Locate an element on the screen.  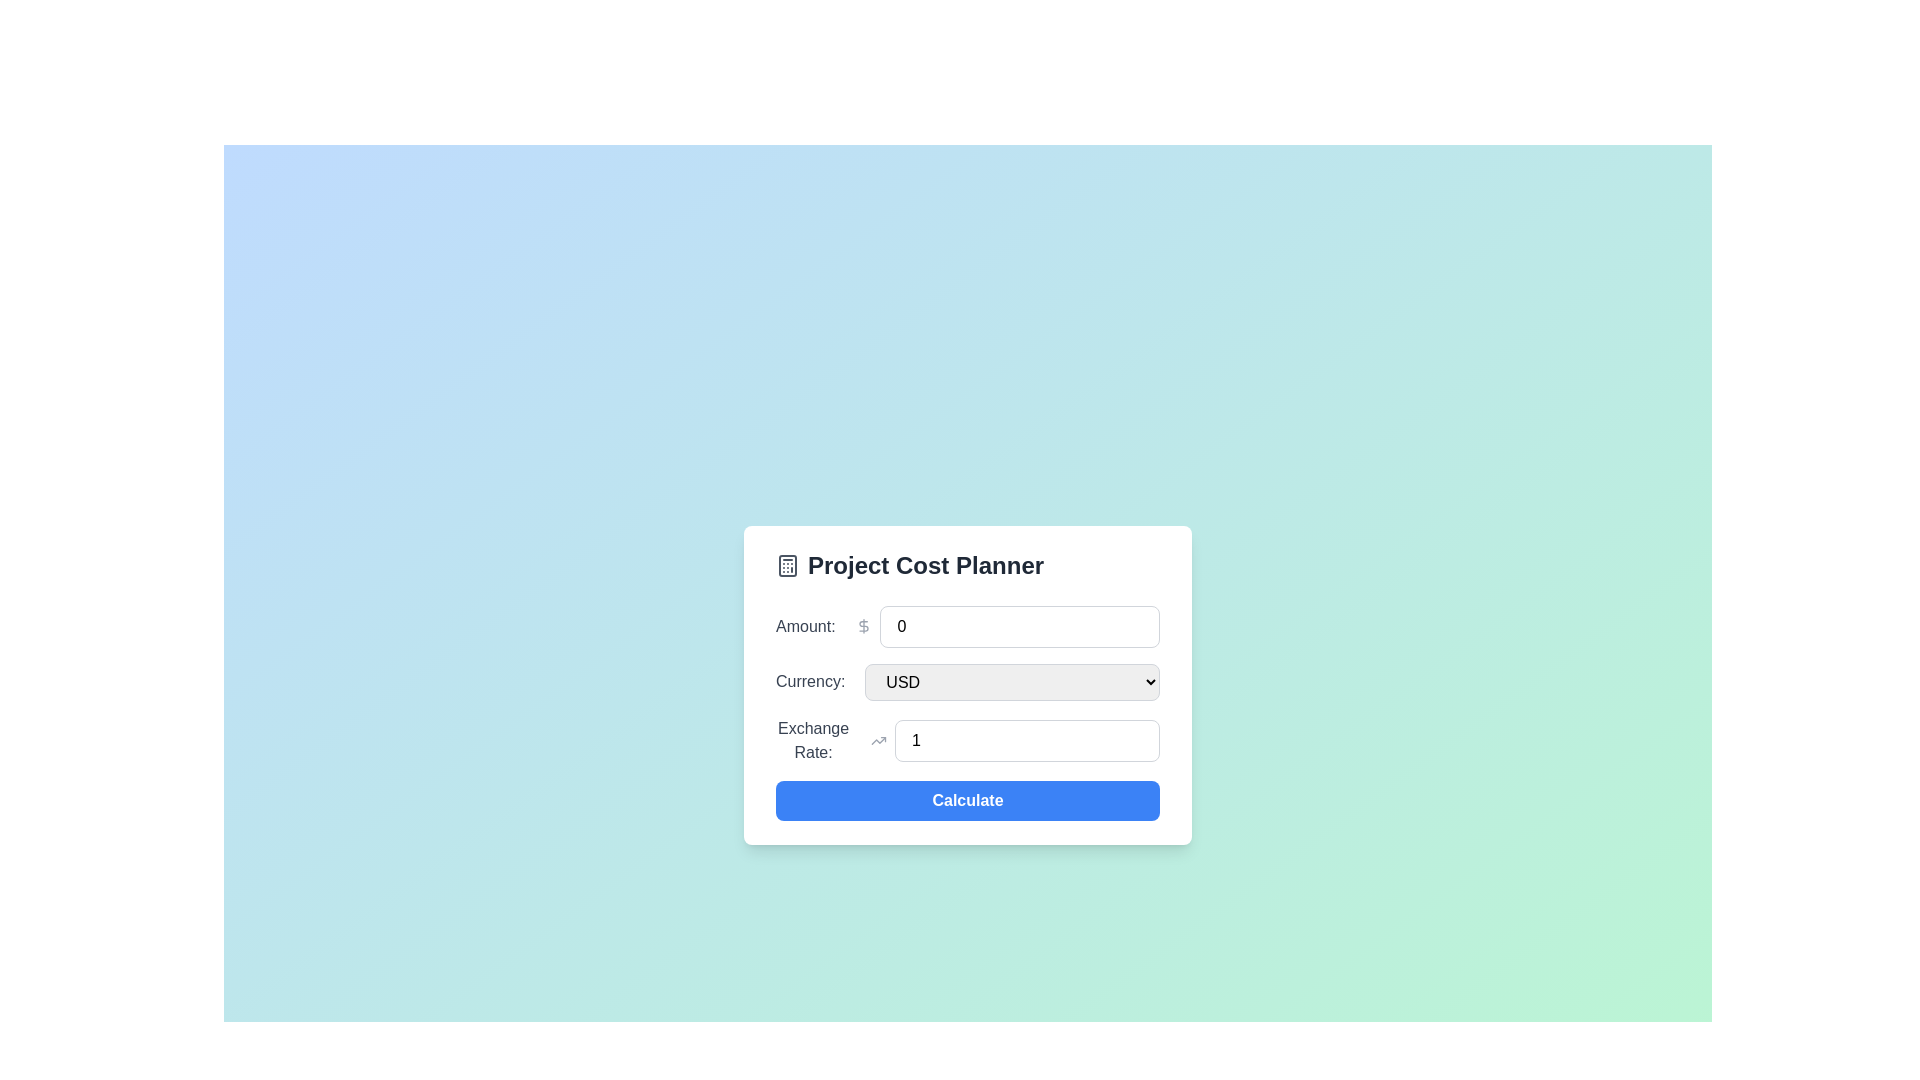
the rectangular graphical element that represents a calculator or tool related to cost planning, located beside the title 'Project Cost Planner' at the top of the widget is located at coordinates (786, 565).